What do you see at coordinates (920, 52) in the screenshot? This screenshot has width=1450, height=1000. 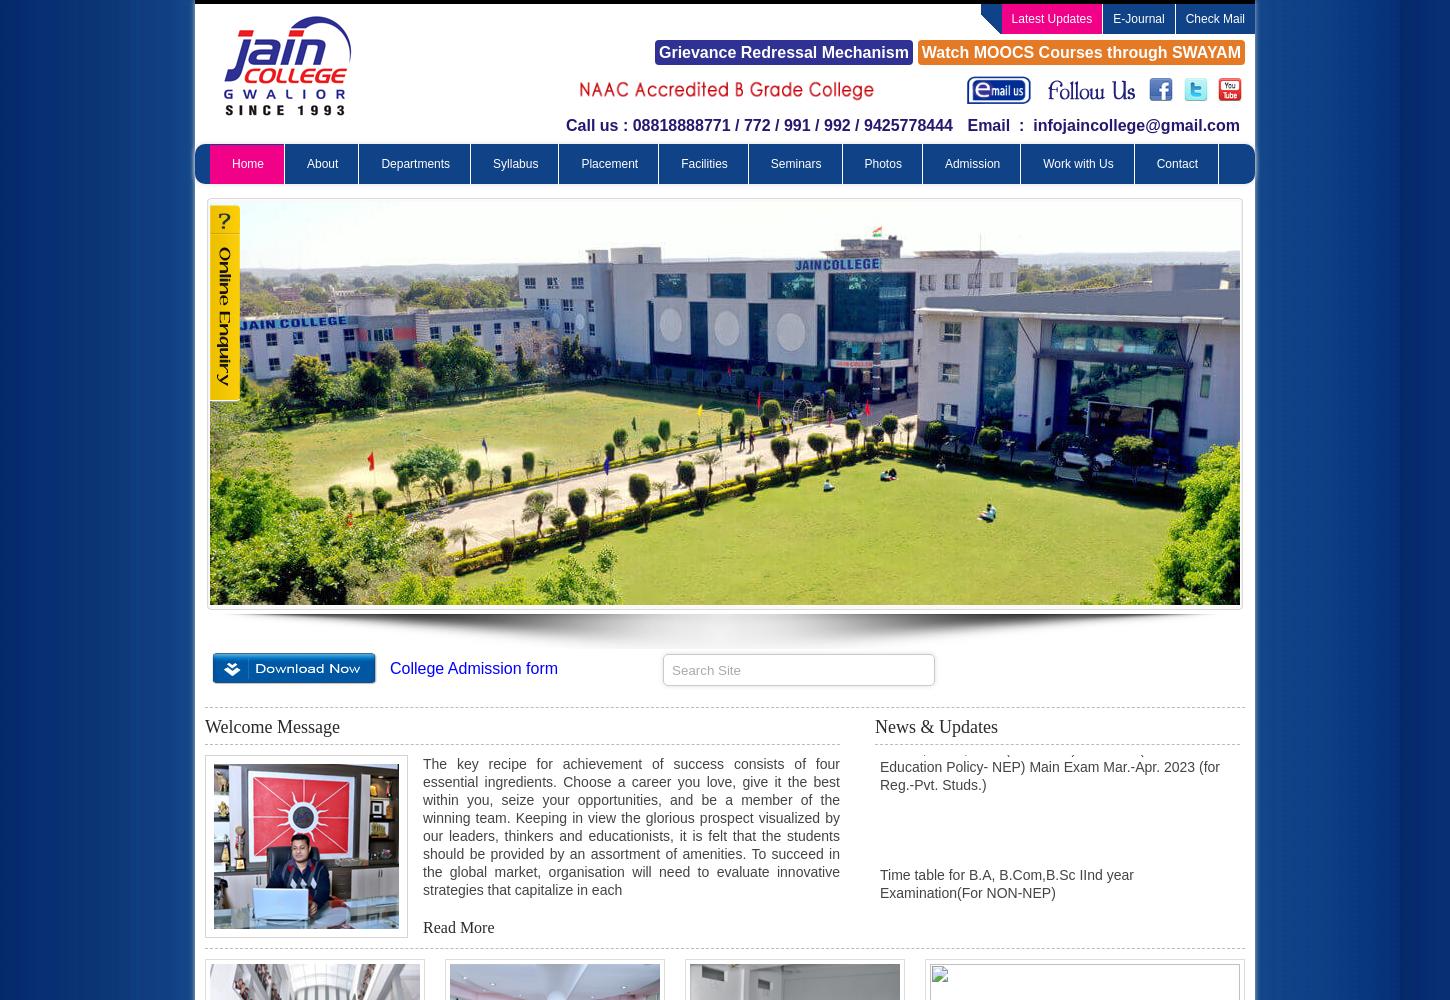 I see `'Watch MOOCS Courses through SWAYAM'` at bounding box center [920, 52].